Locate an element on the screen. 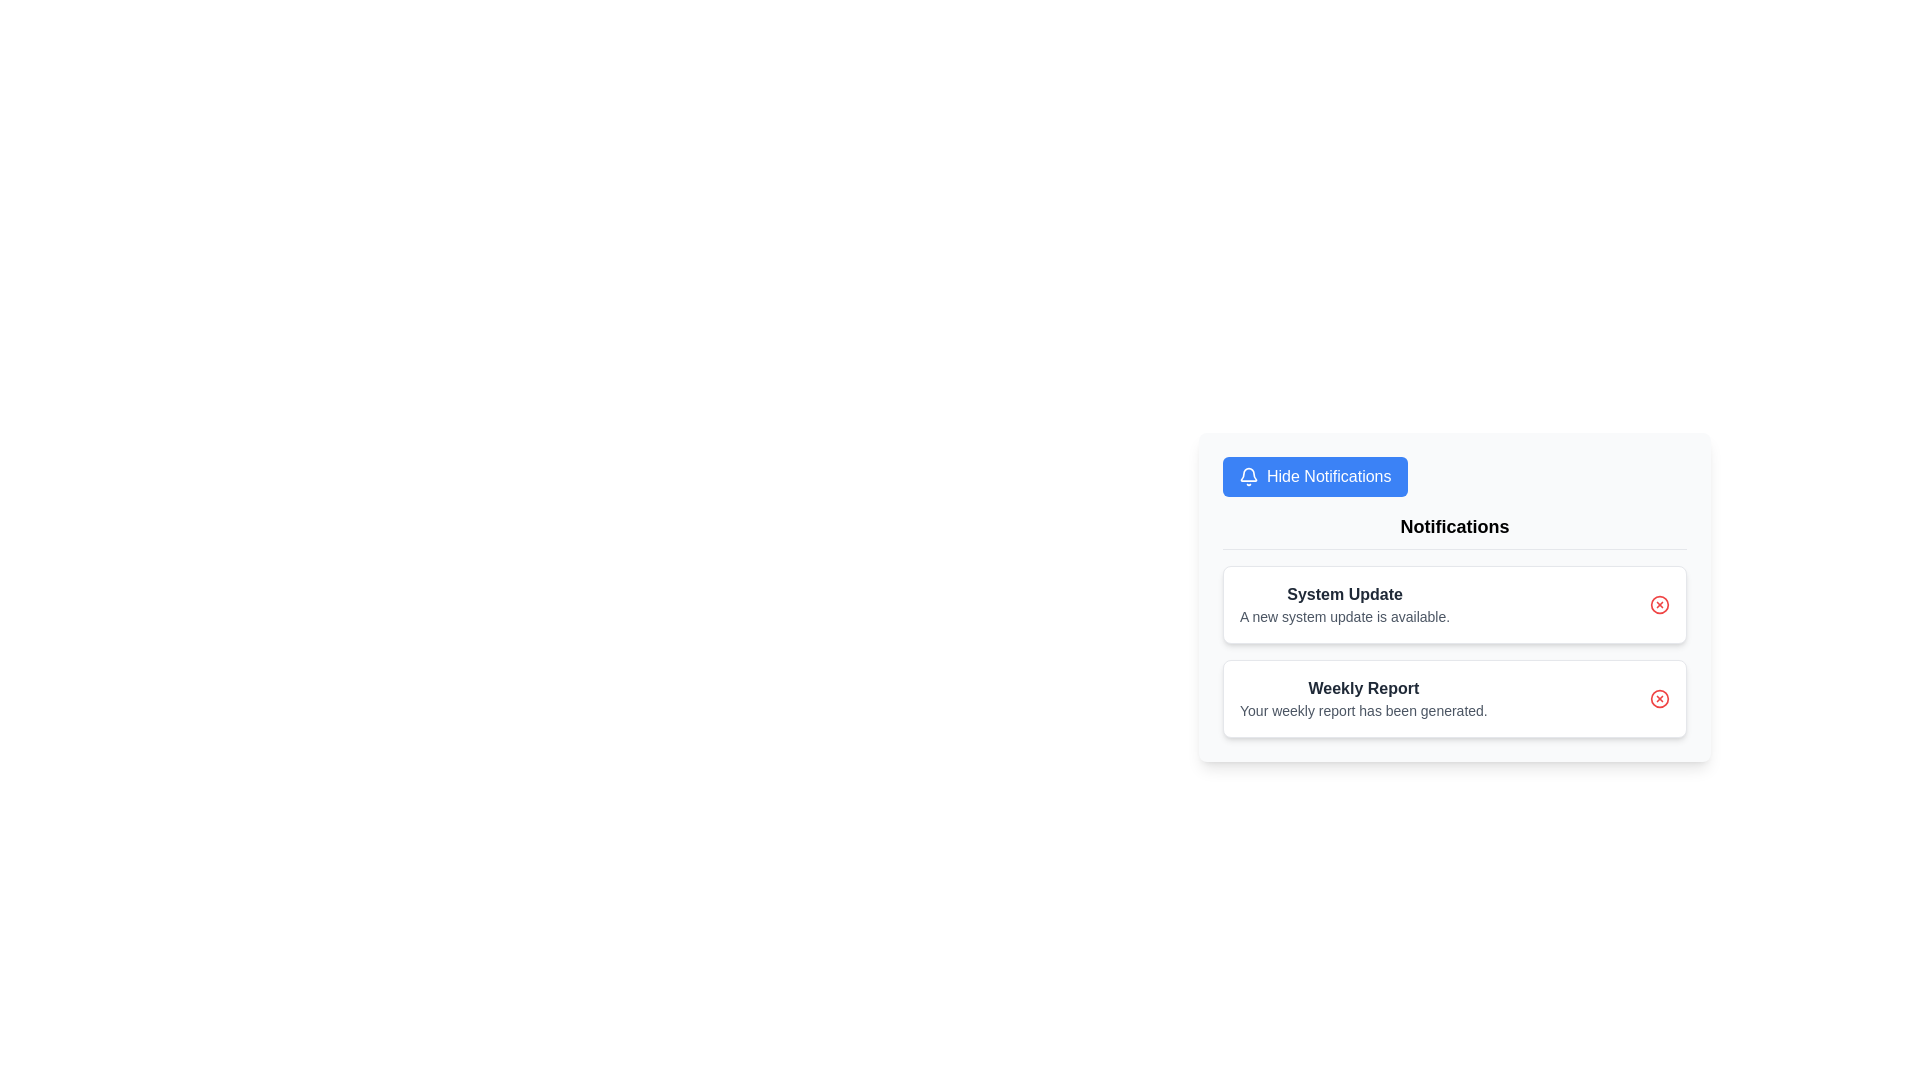 The width and height of the screenshot is (1920, 1080). the static text element displaying 'System Update' with the description 'A new system update is available.' located in the notifications section is located at coordinates (1345, 604).